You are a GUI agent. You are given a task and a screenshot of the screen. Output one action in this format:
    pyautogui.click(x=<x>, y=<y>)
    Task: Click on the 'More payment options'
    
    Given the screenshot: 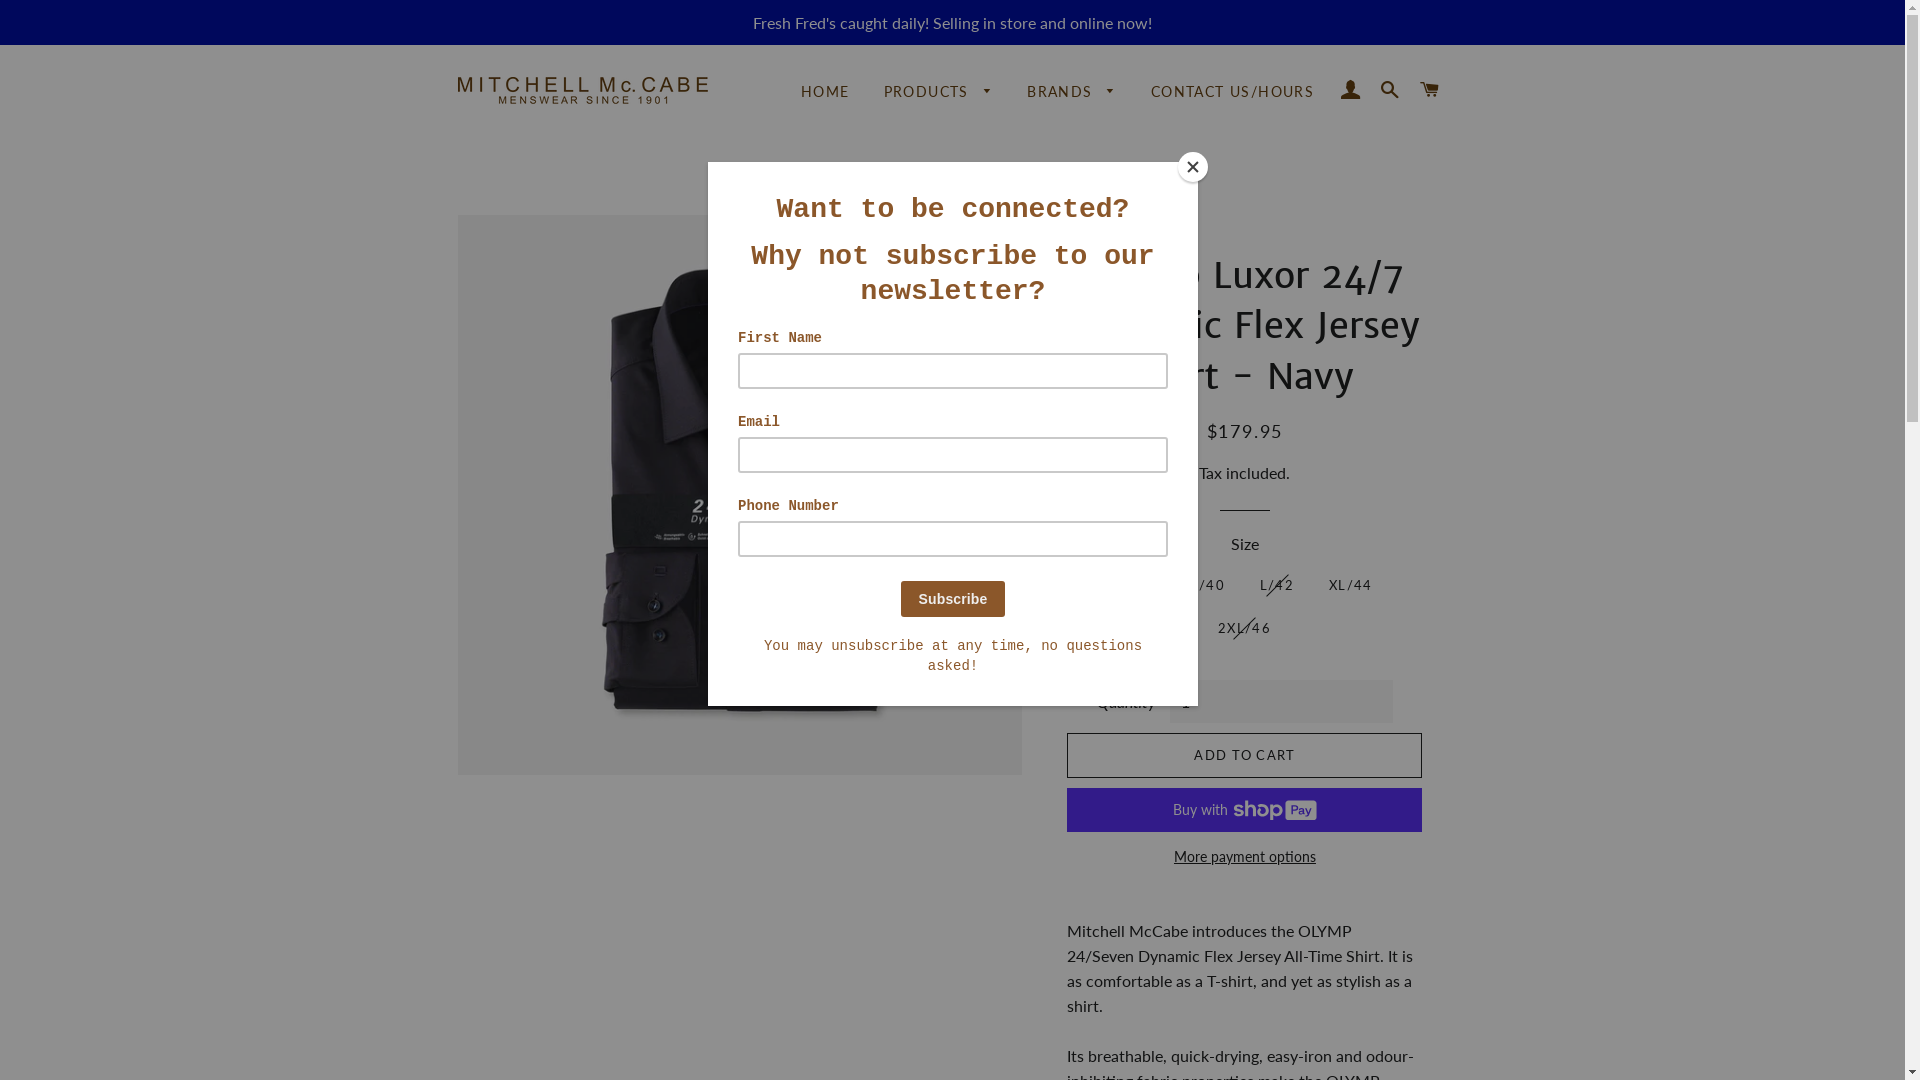 What is the action you would take?
    pyautogui.click(x=1243, y=855)
    